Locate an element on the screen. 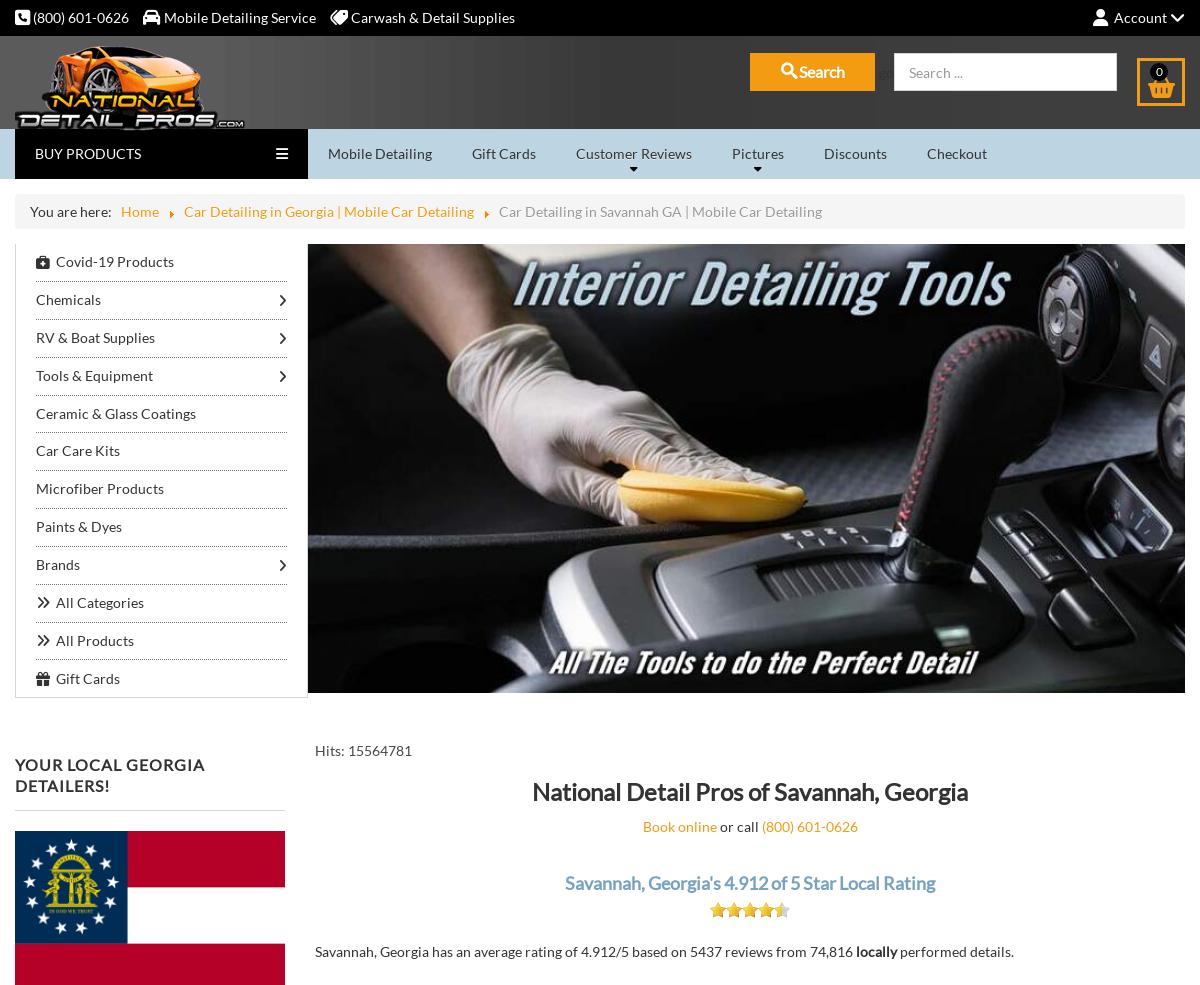  'Account' is located at coordinates (1139, 16).